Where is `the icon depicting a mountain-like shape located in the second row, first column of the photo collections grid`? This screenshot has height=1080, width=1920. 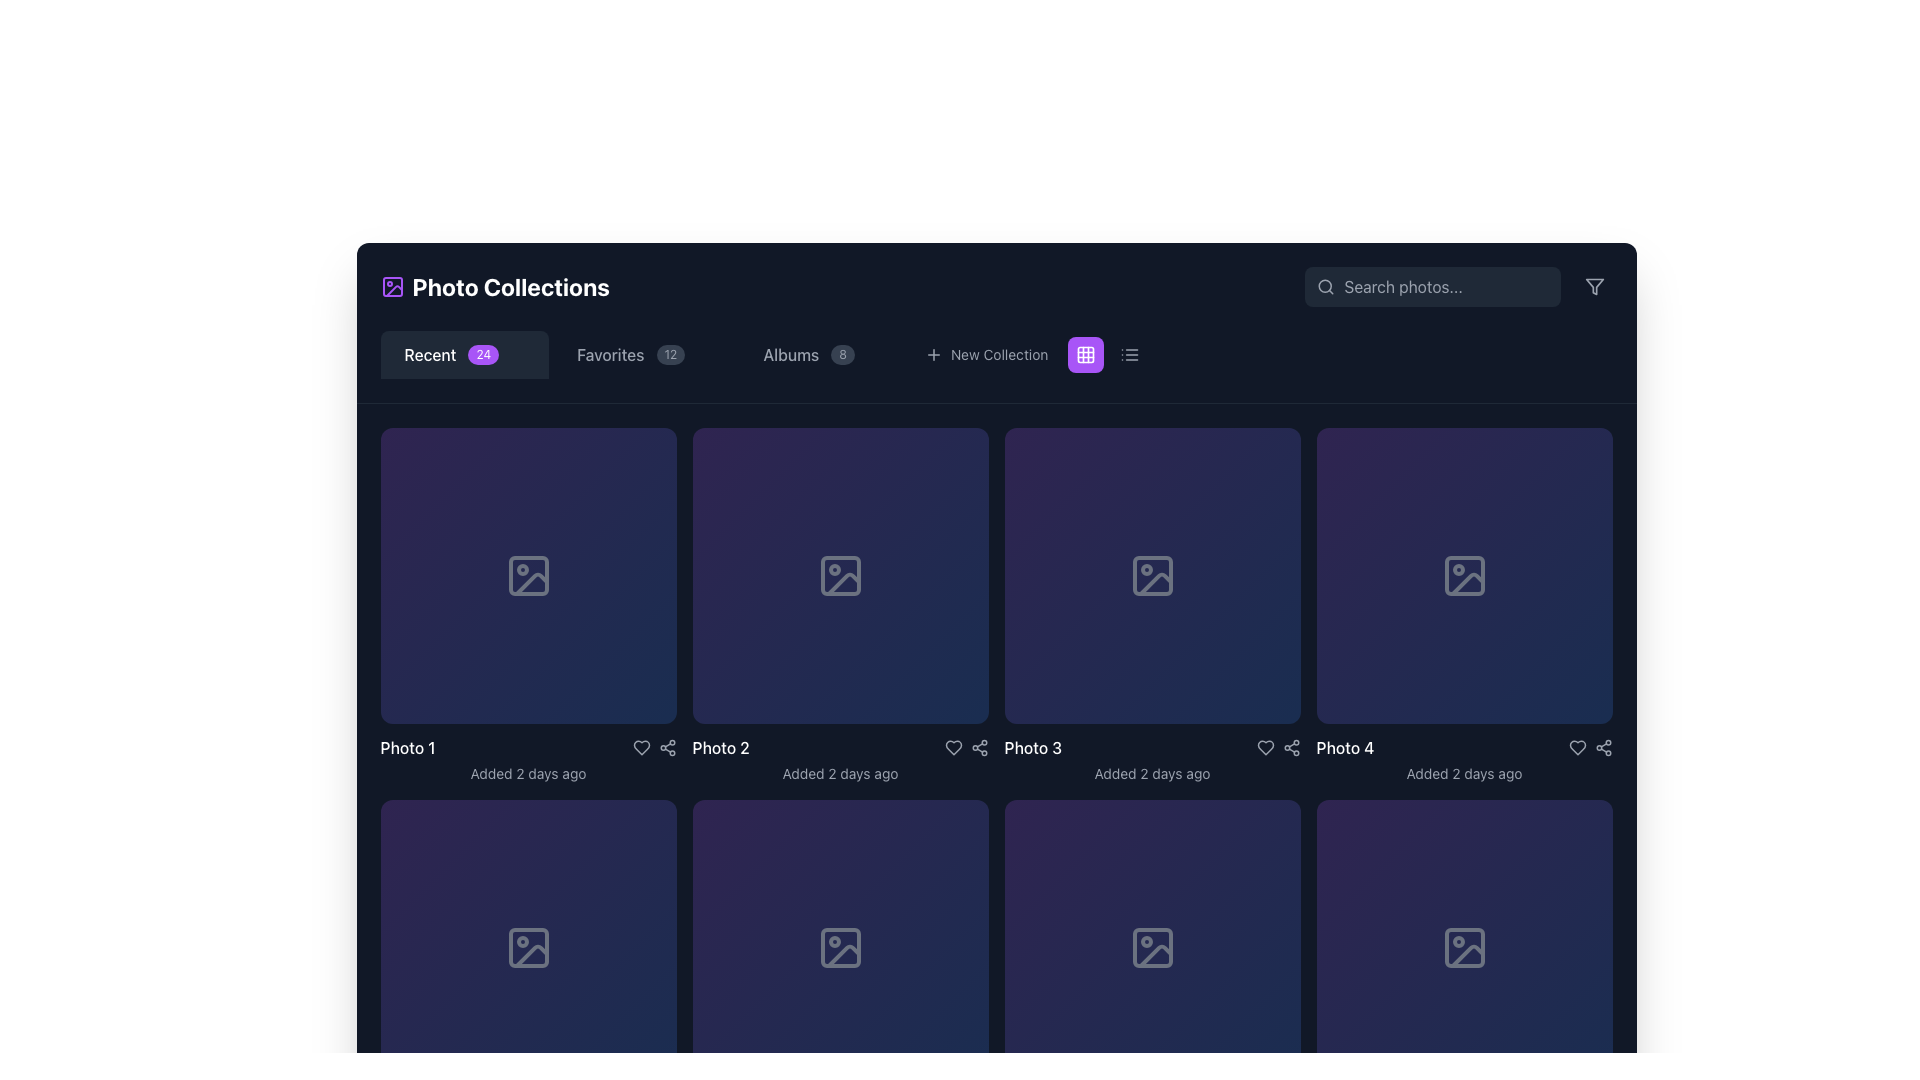
the icon depicting a mountain-like shape located in the second row, first column of the photo collections grid is located at coordinates (528, 947).